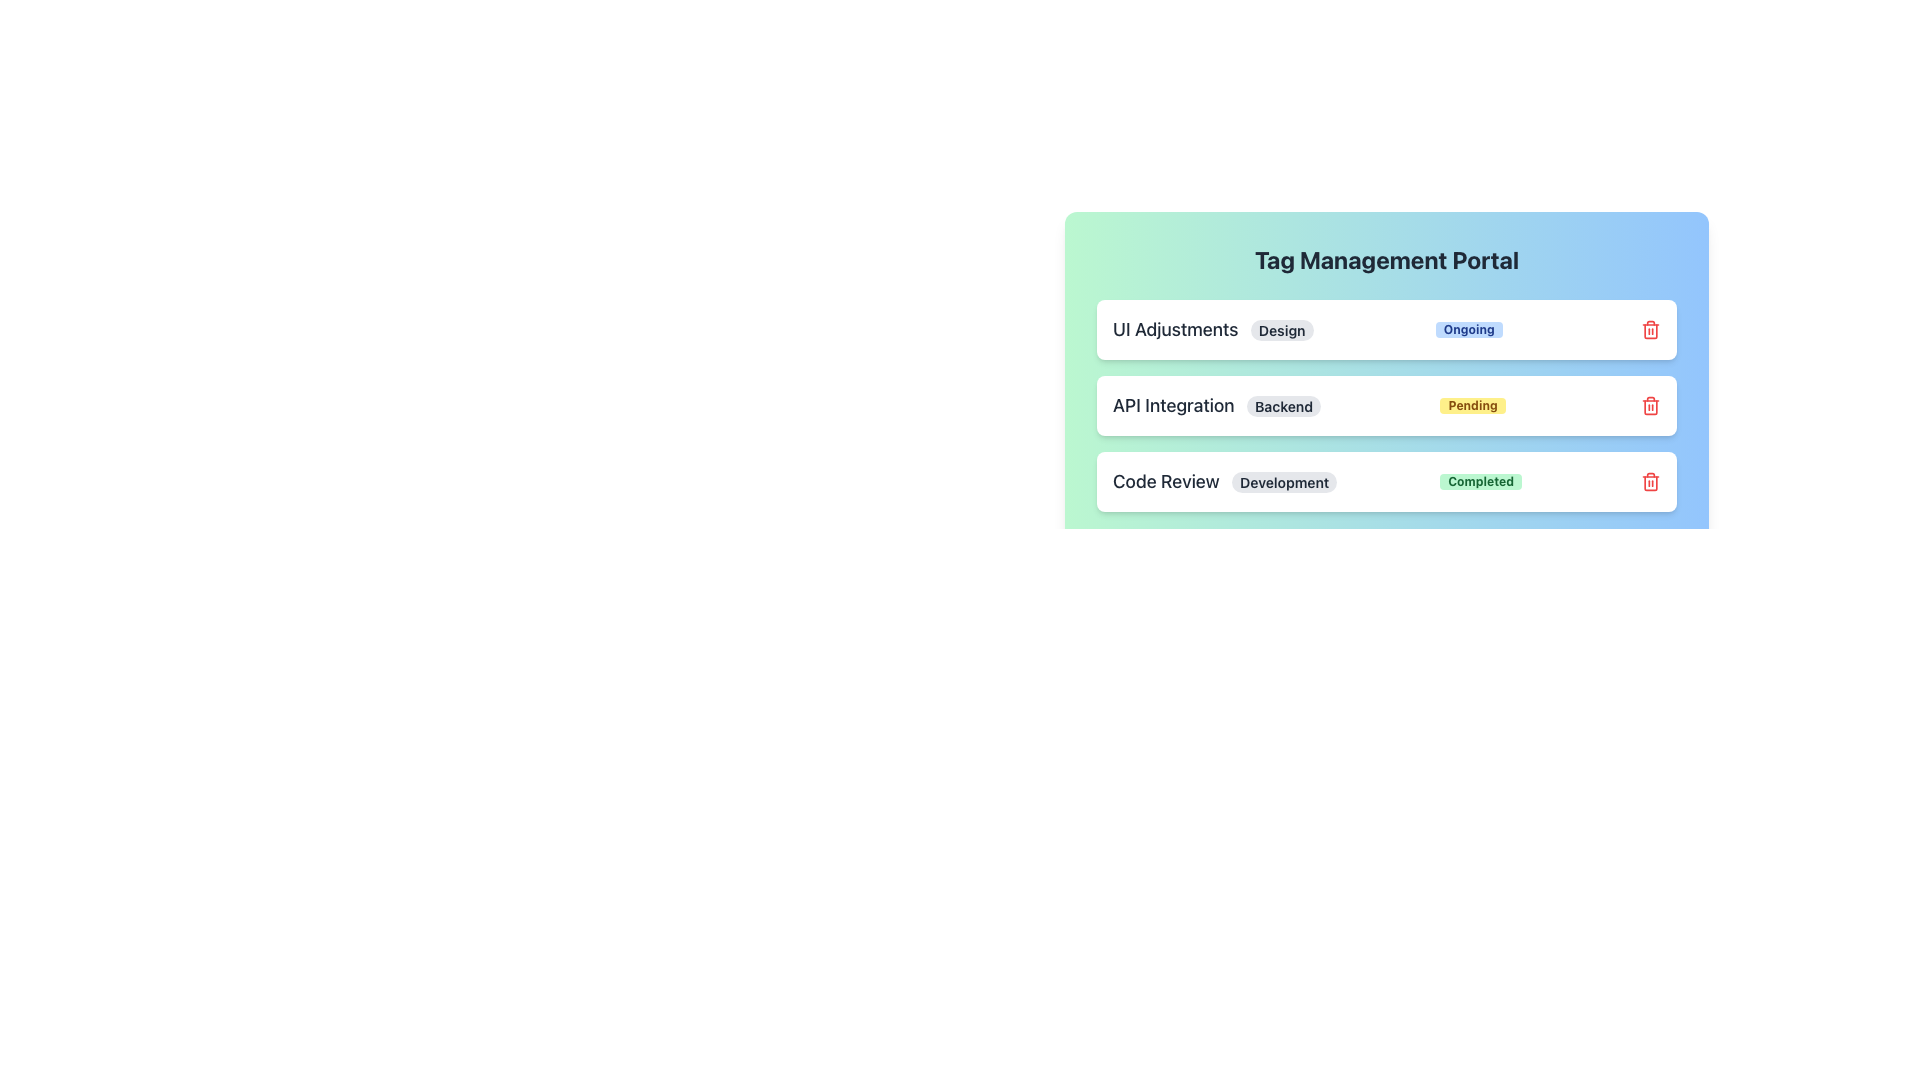  Describe the element at coordinates (1224, 482) in the screenshot. I see `the text label that serves as a title or label for a task or section, located in the third row from the top, immediately to the left of the 'Development' tag` at that location.